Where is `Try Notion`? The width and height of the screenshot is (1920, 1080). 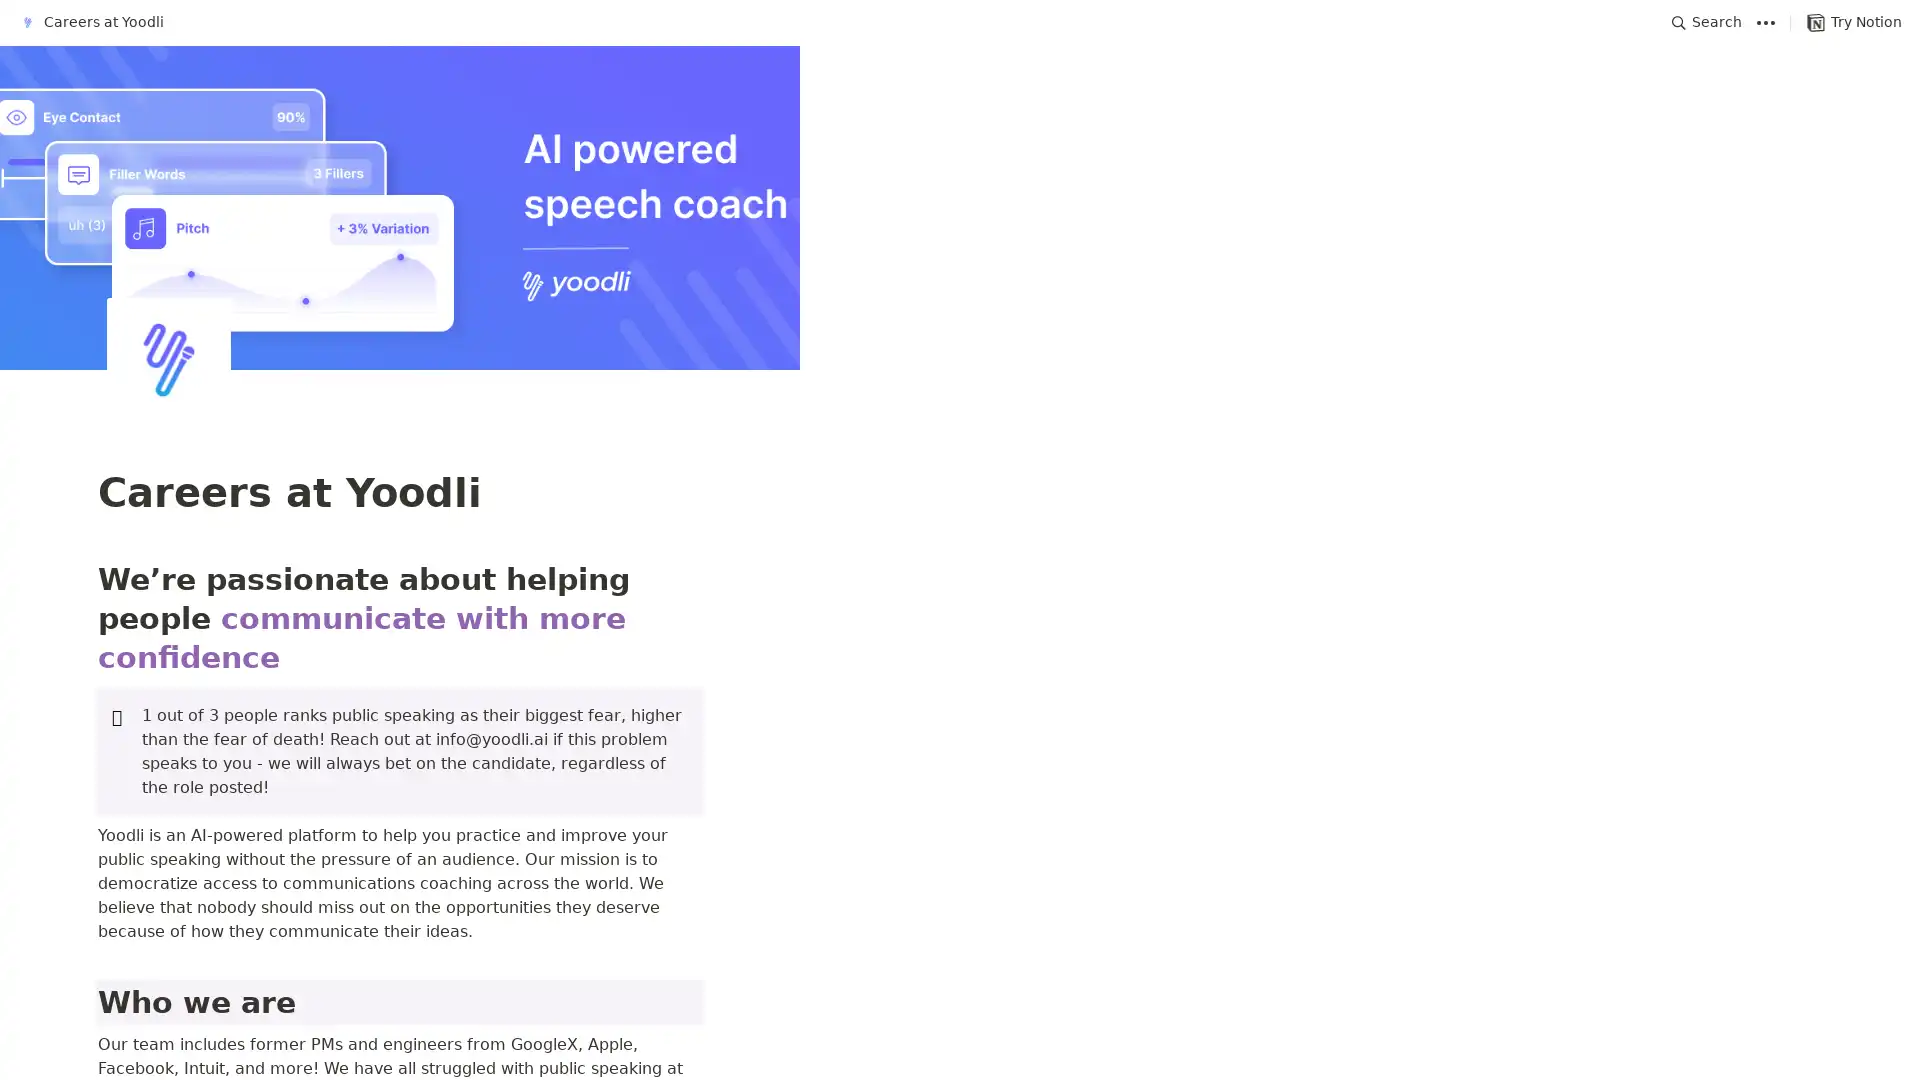
Try Notion is located at coordinates (1853, 22).